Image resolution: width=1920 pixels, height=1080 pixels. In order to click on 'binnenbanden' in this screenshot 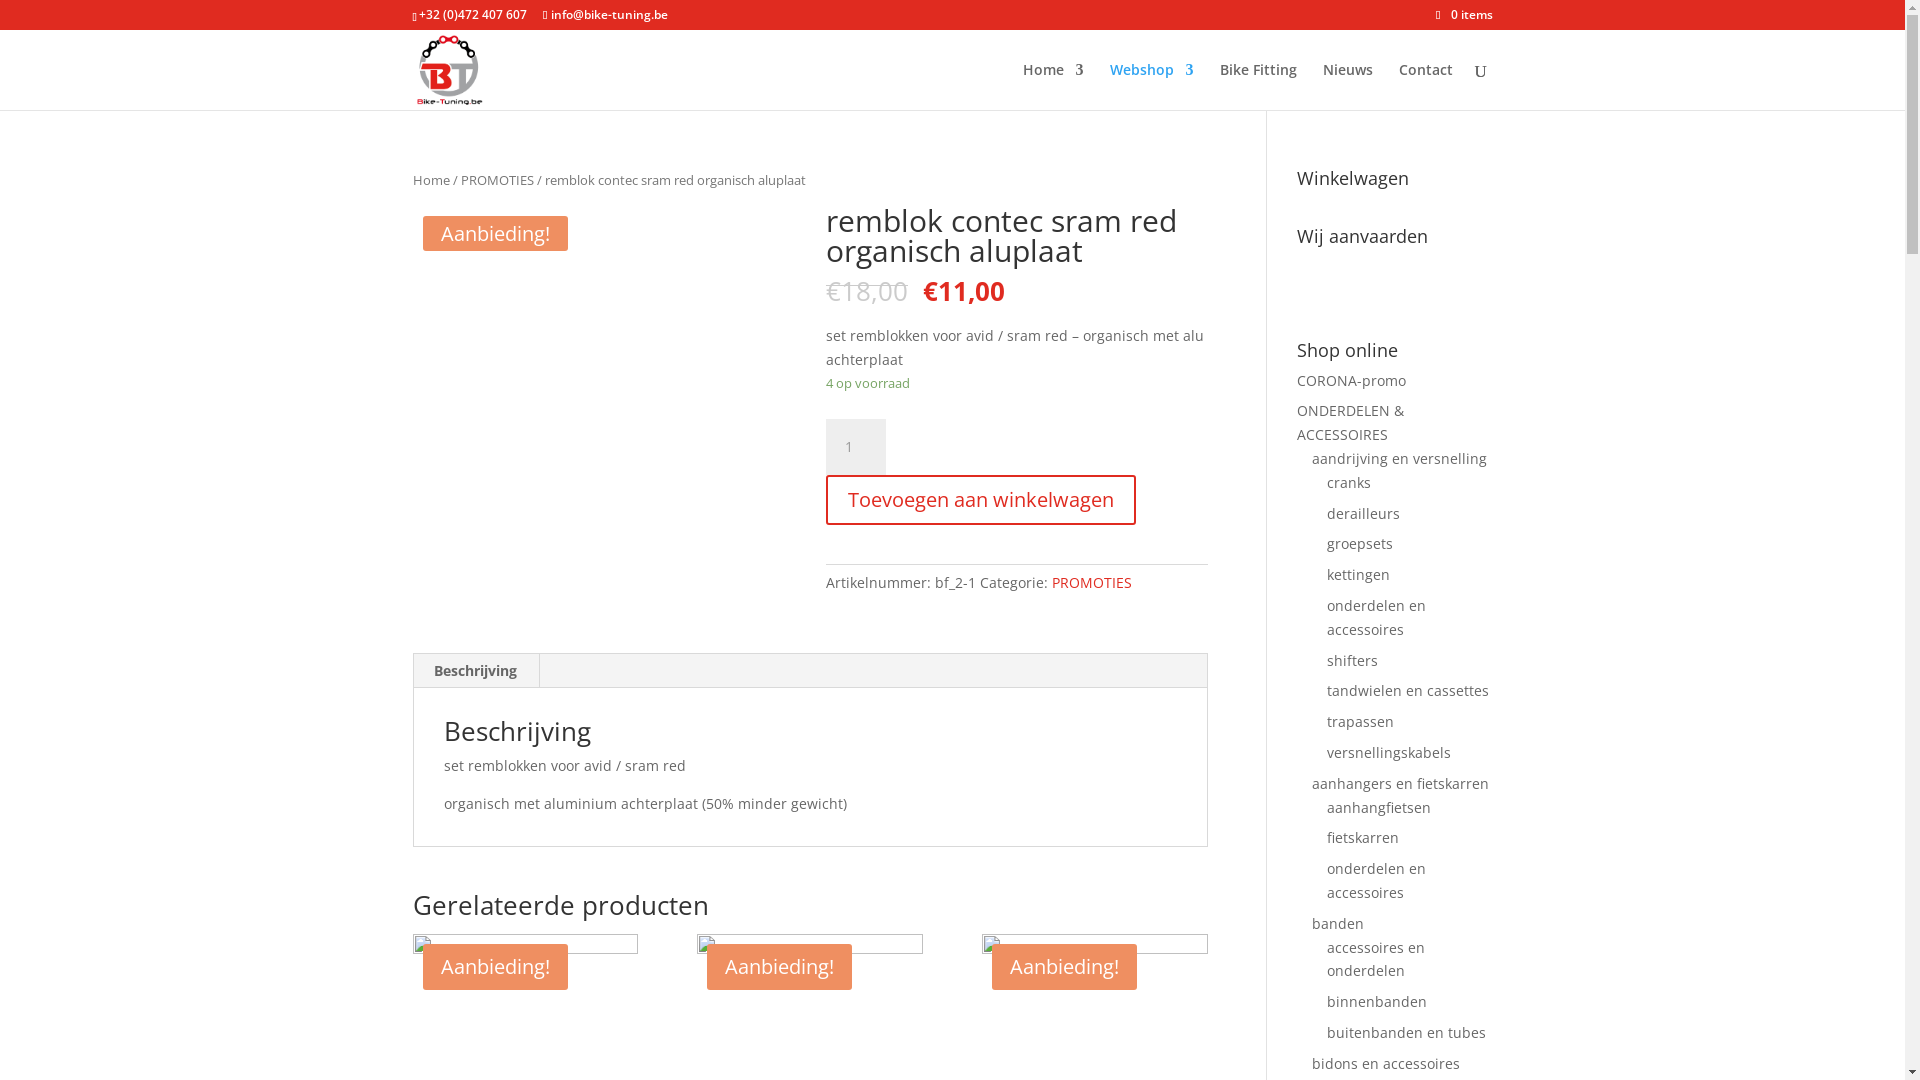, I will do `click(1326, 1001)`.